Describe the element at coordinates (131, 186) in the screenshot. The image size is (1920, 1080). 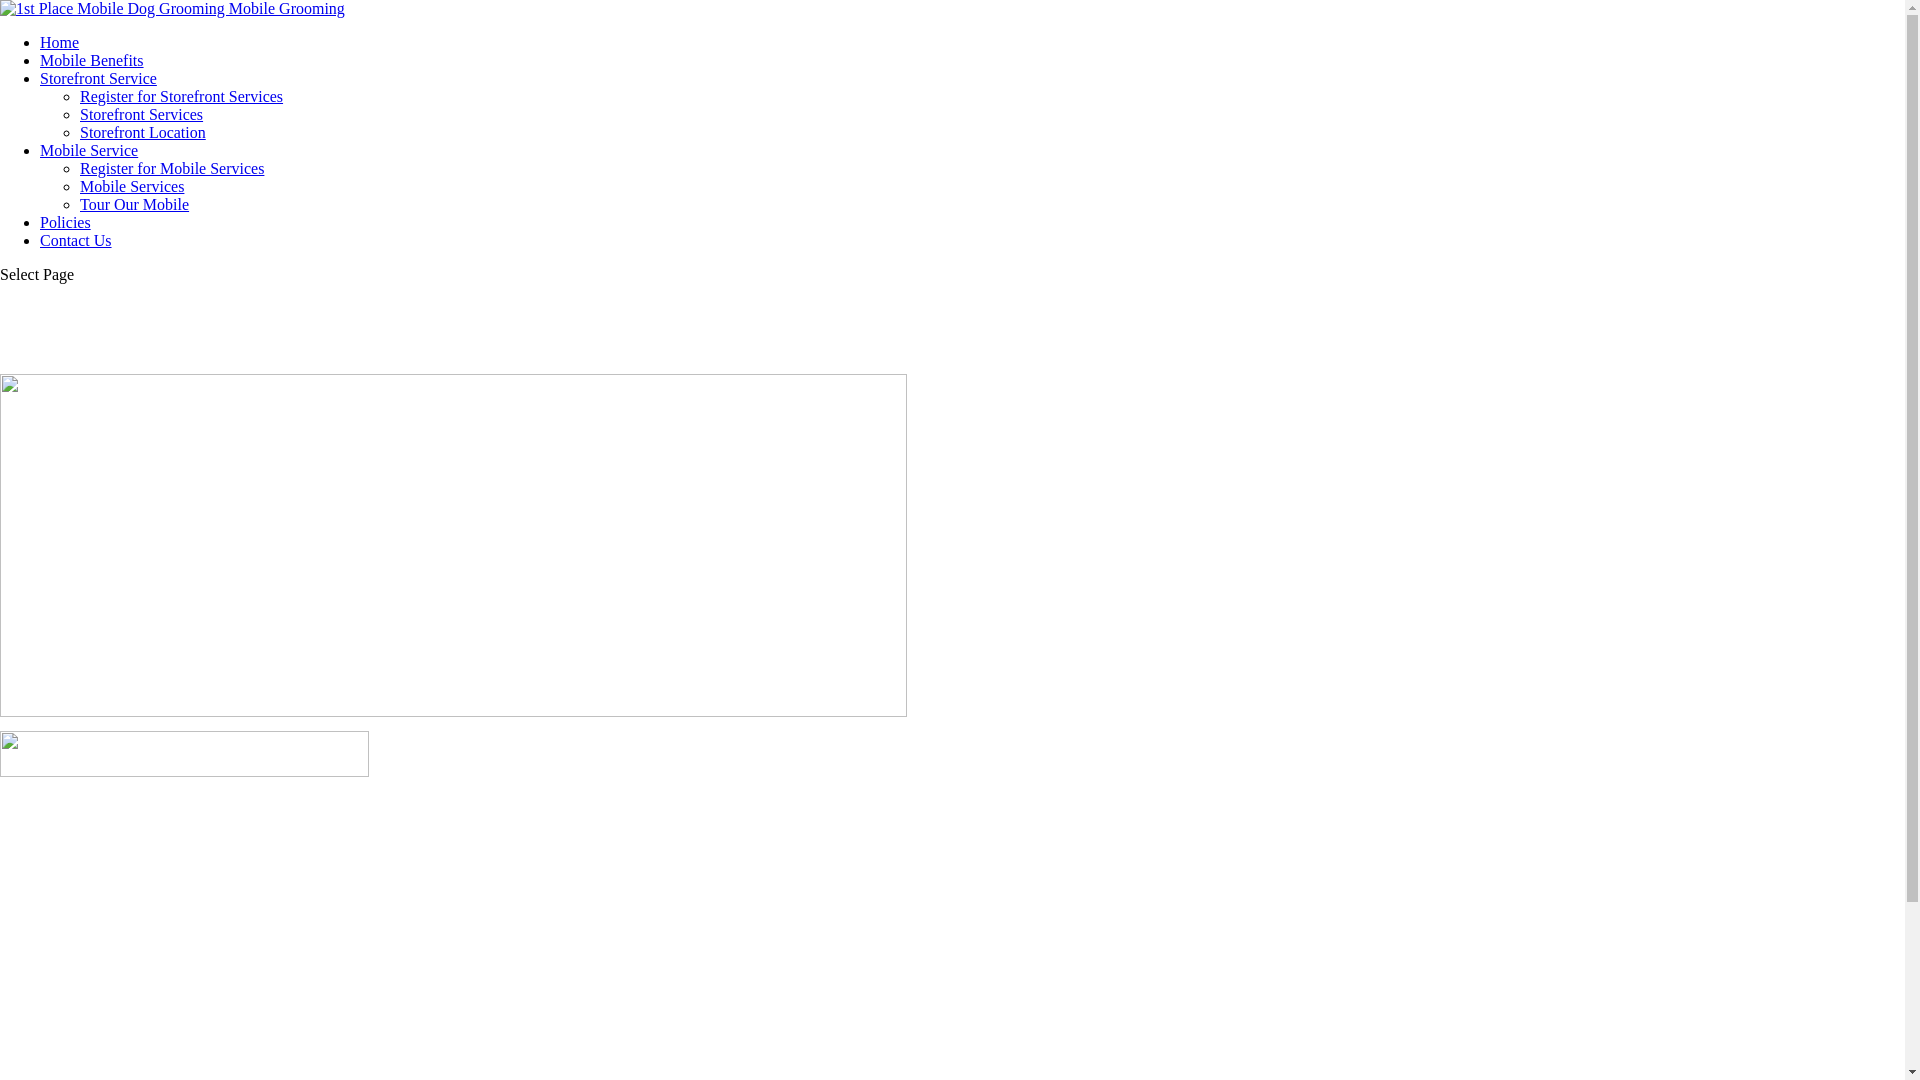
I see `'Mobile Services'` at that location.